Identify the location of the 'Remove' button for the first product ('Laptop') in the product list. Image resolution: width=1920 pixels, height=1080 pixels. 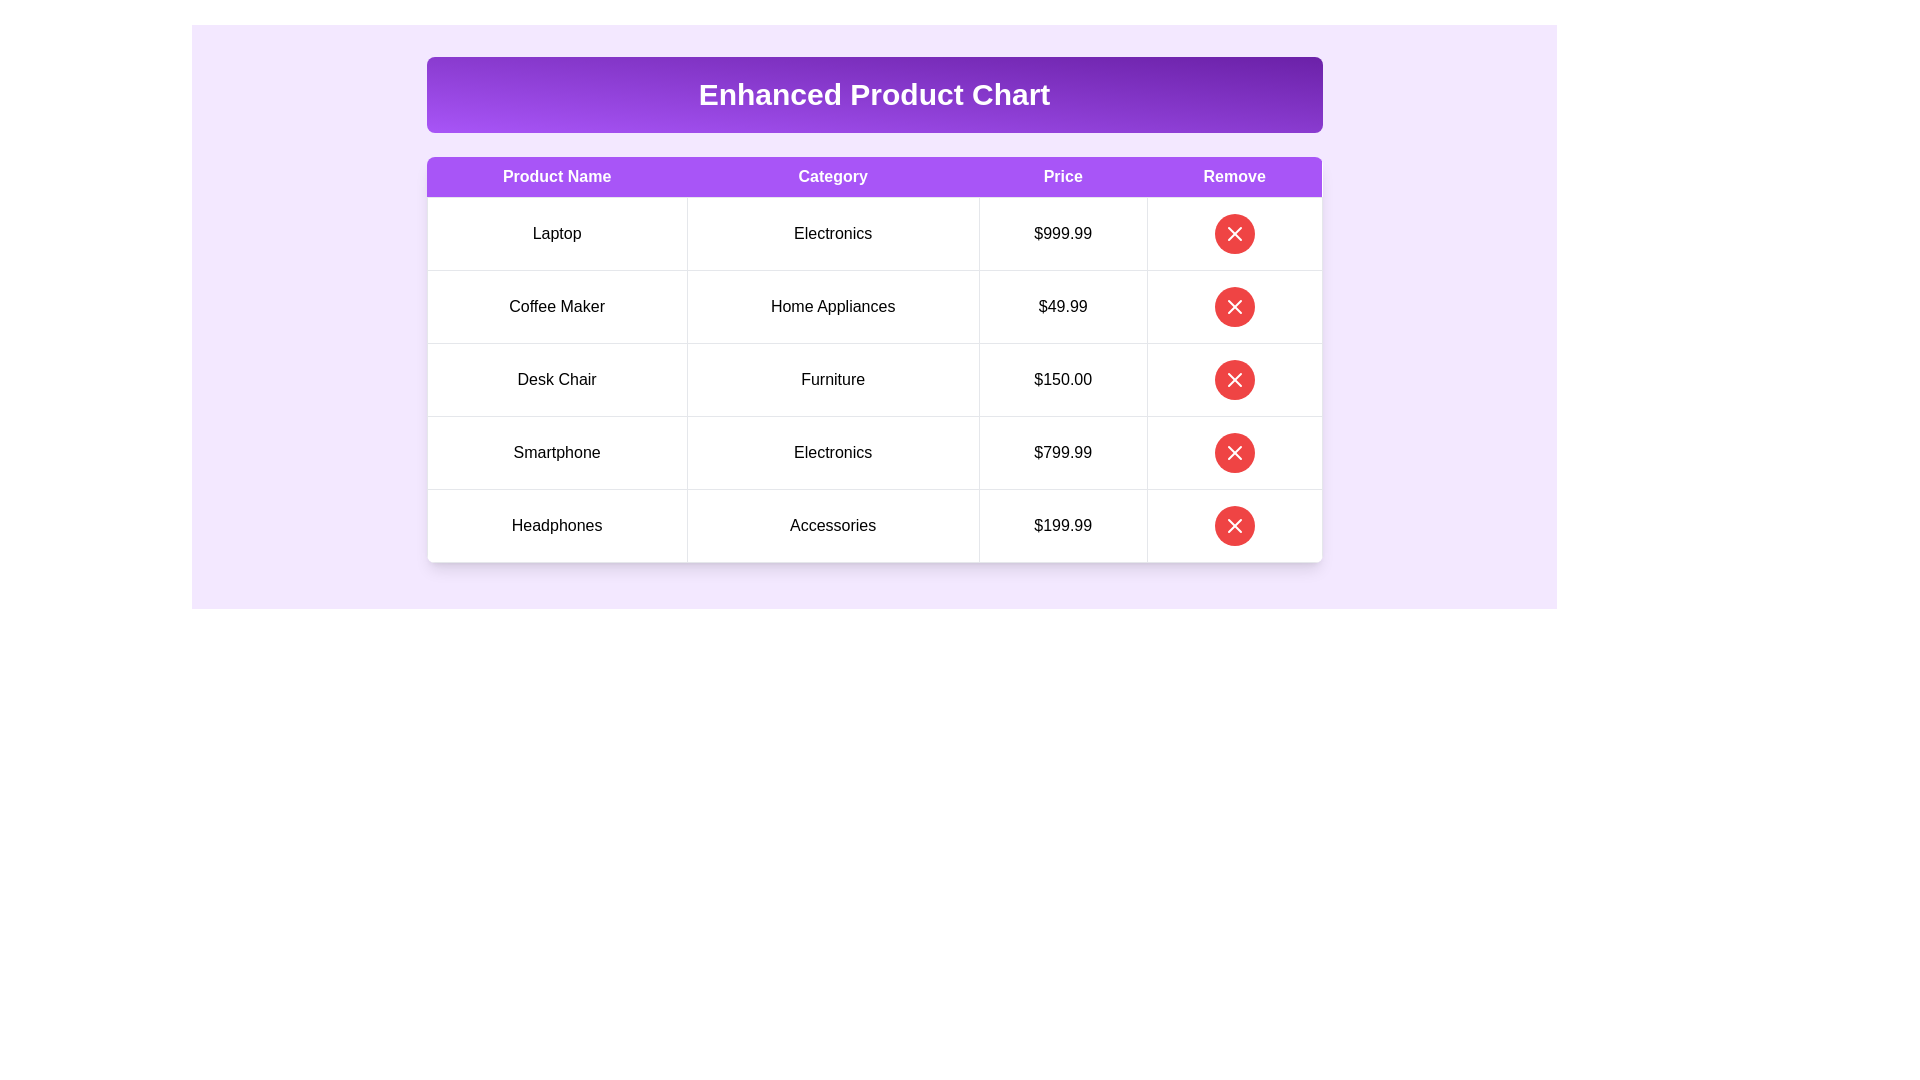
(1232, 233).